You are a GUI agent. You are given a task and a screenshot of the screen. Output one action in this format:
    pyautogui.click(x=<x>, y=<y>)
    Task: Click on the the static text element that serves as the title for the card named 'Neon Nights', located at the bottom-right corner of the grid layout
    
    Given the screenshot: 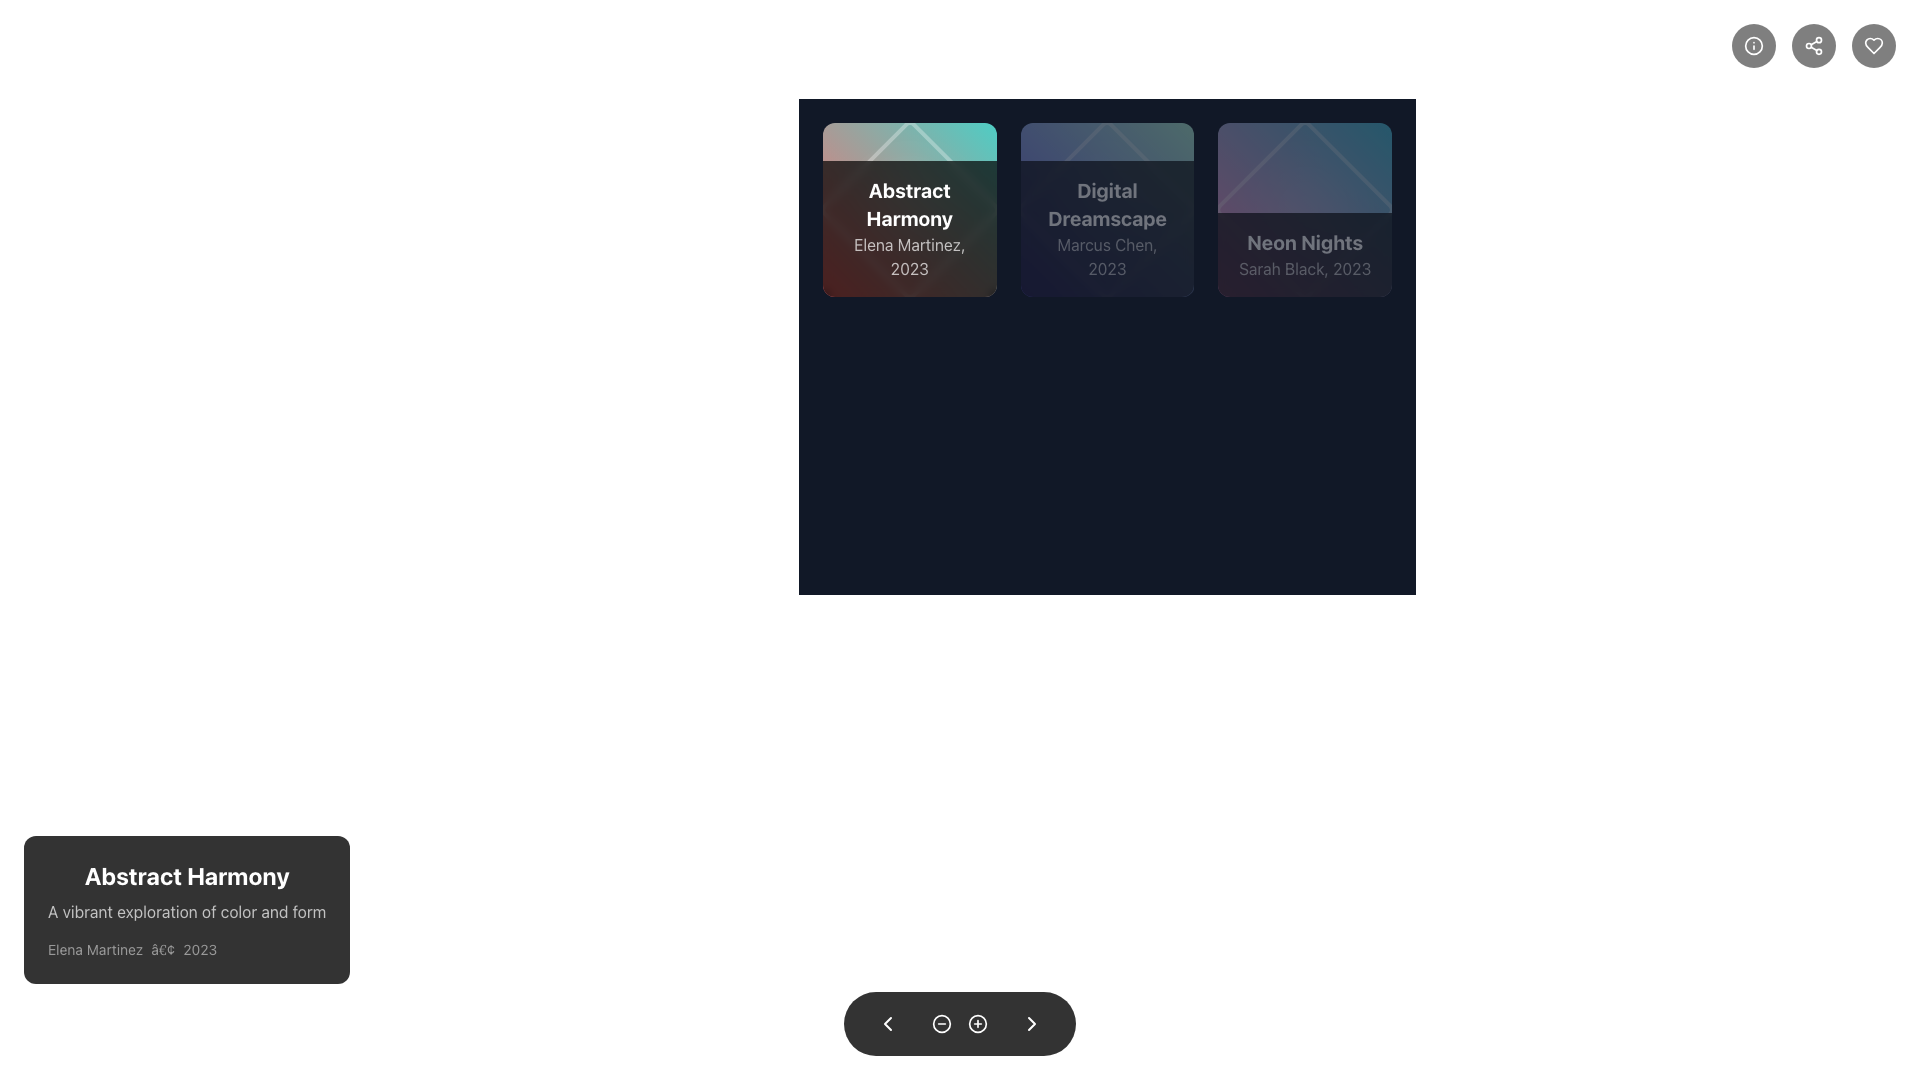 What is the action you would take?
    pyautogui.click(x=1305, y=241)
    